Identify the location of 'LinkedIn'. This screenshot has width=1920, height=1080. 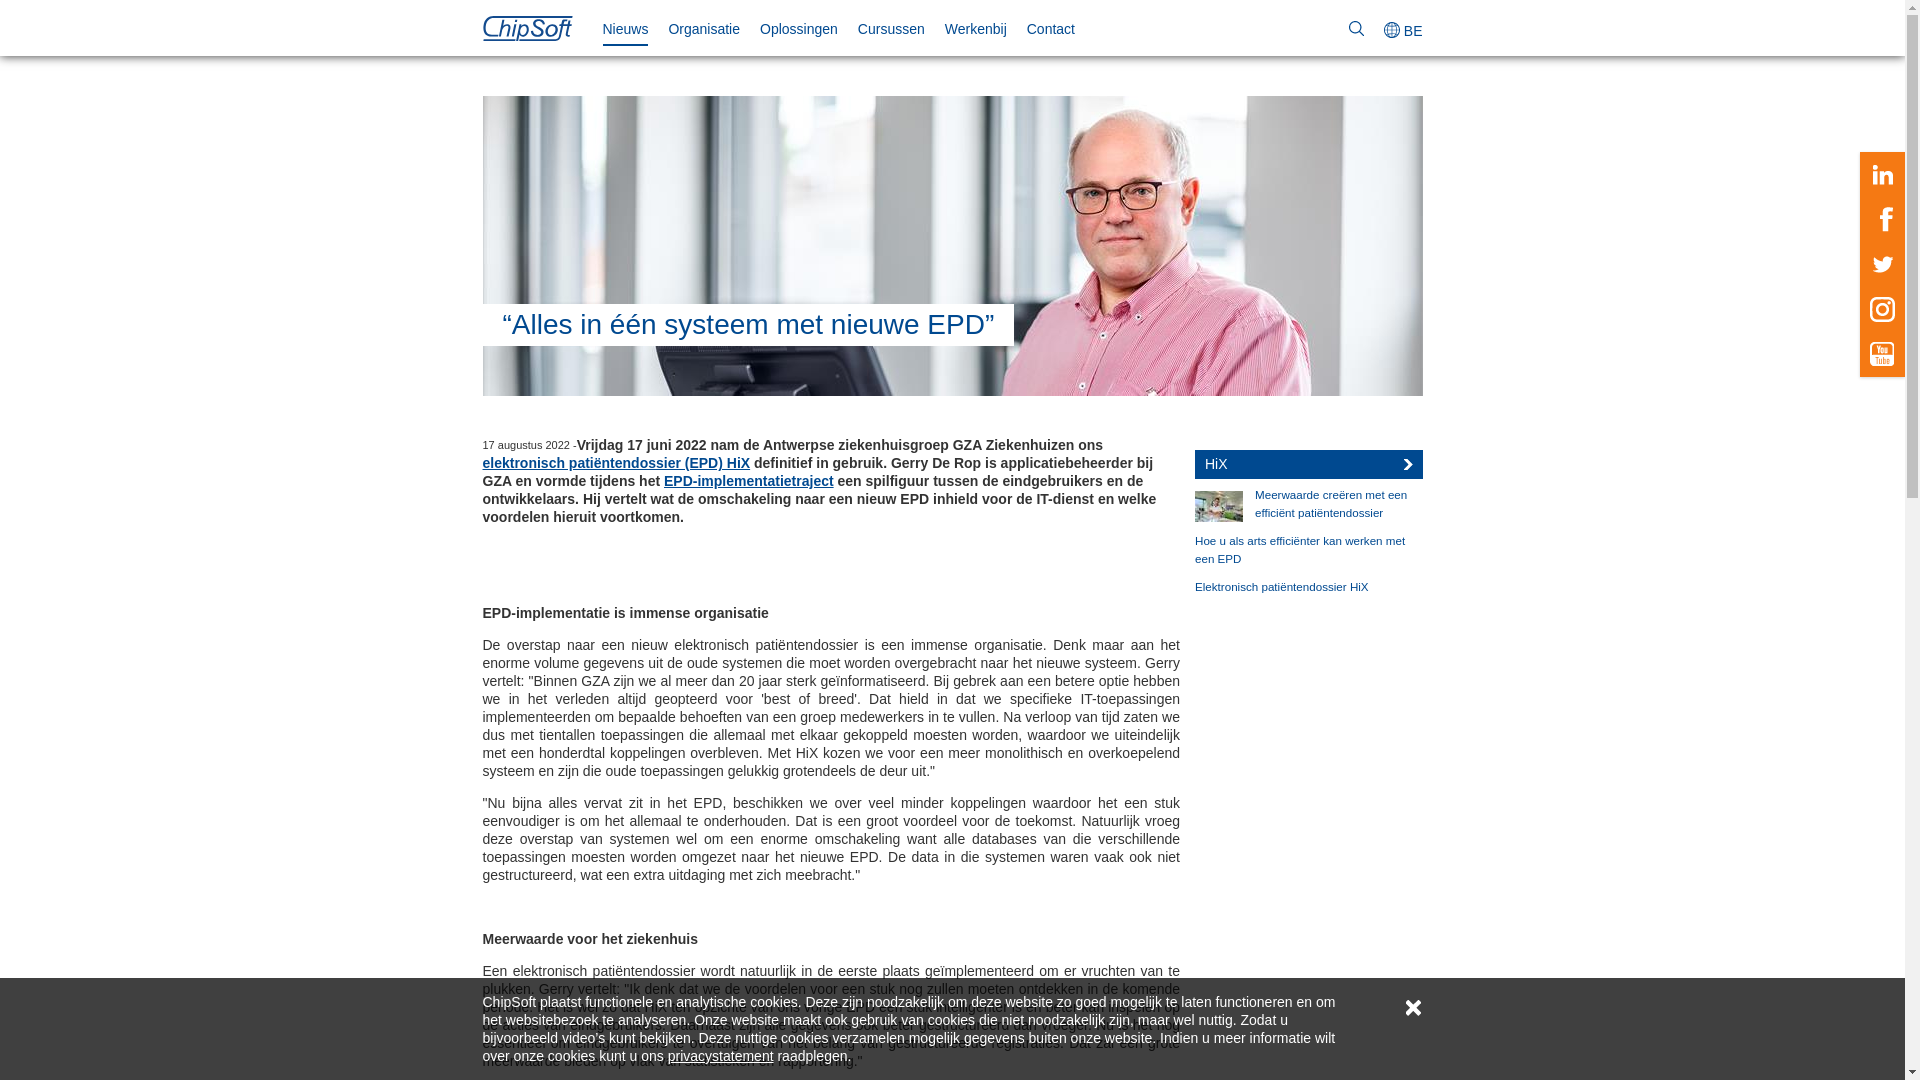
(1881, 173).